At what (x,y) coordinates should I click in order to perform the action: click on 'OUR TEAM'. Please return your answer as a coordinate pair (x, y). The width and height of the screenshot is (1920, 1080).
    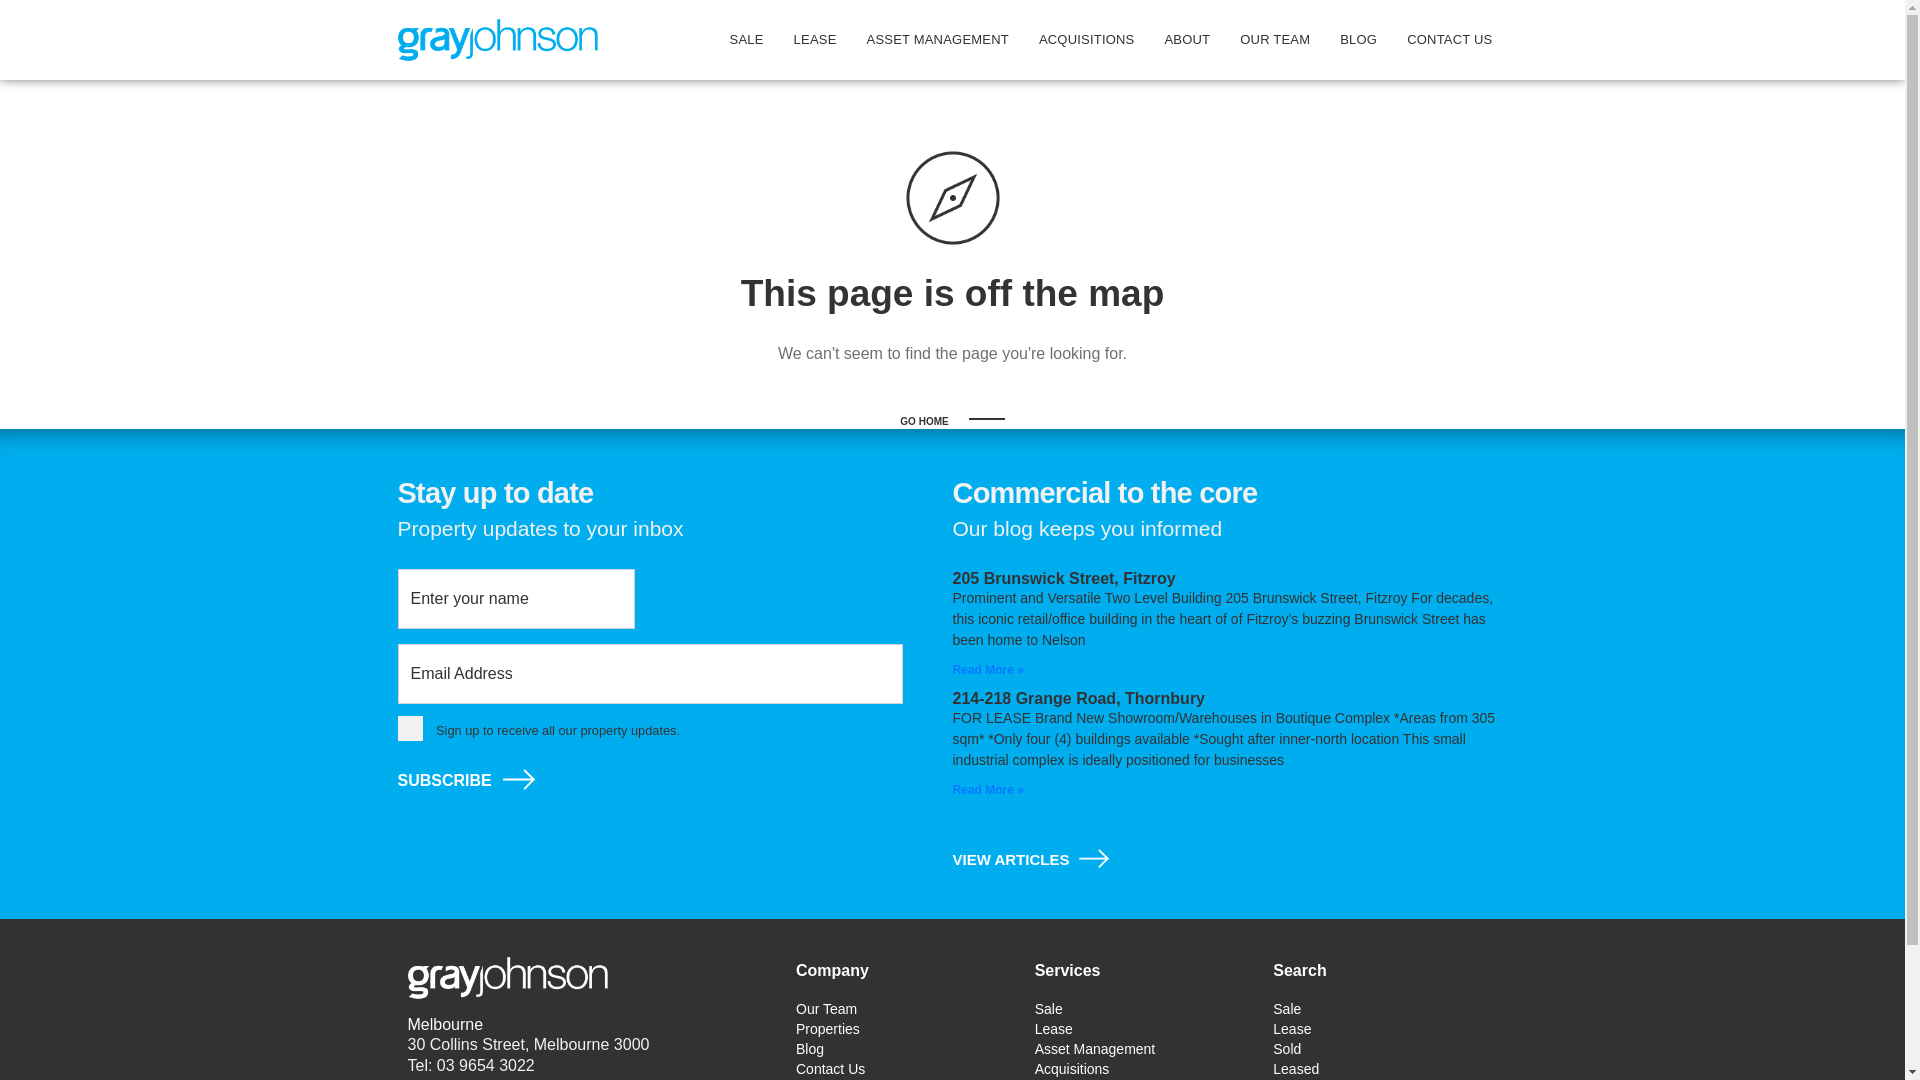
    Looking at the image, I should click on (1274, 39).